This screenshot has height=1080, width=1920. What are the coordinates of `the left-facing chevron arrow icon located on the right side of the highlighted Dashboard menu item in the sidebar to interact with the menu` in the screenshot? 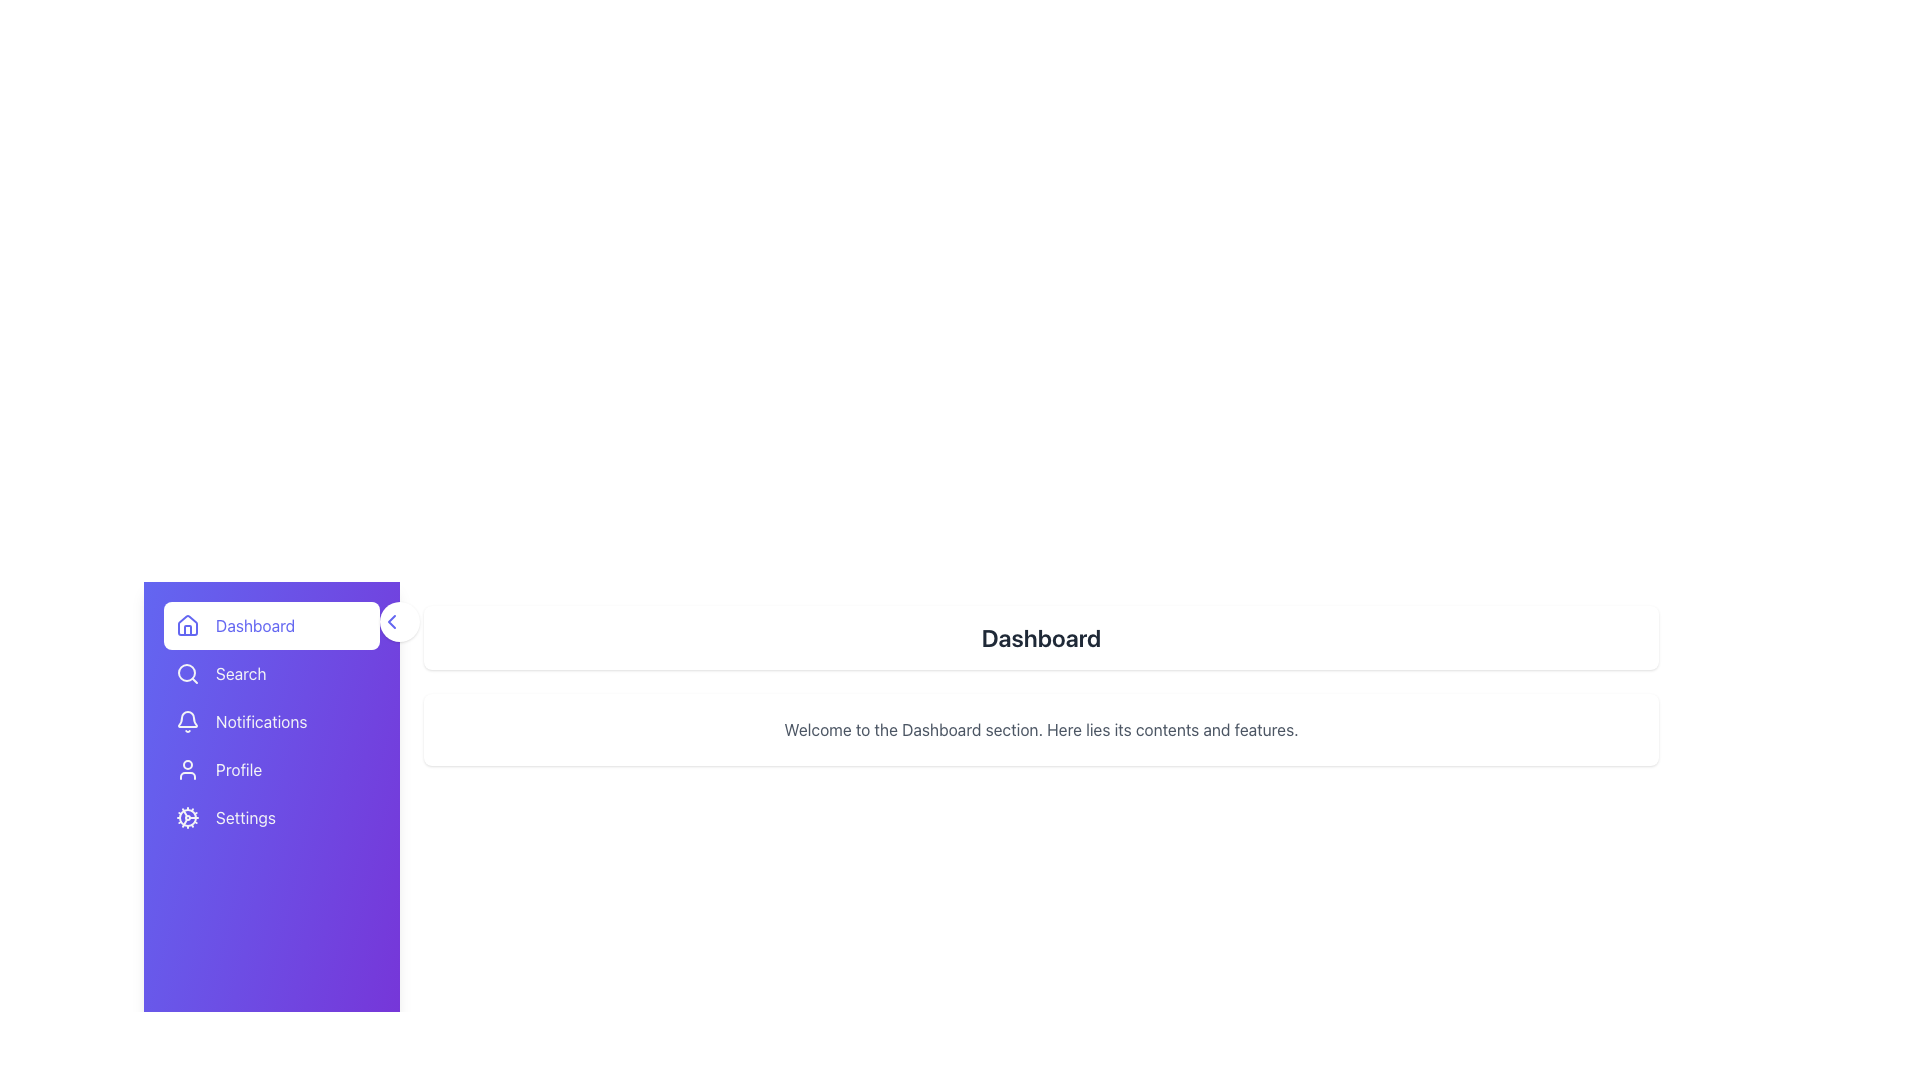 It's located at (392, 620).